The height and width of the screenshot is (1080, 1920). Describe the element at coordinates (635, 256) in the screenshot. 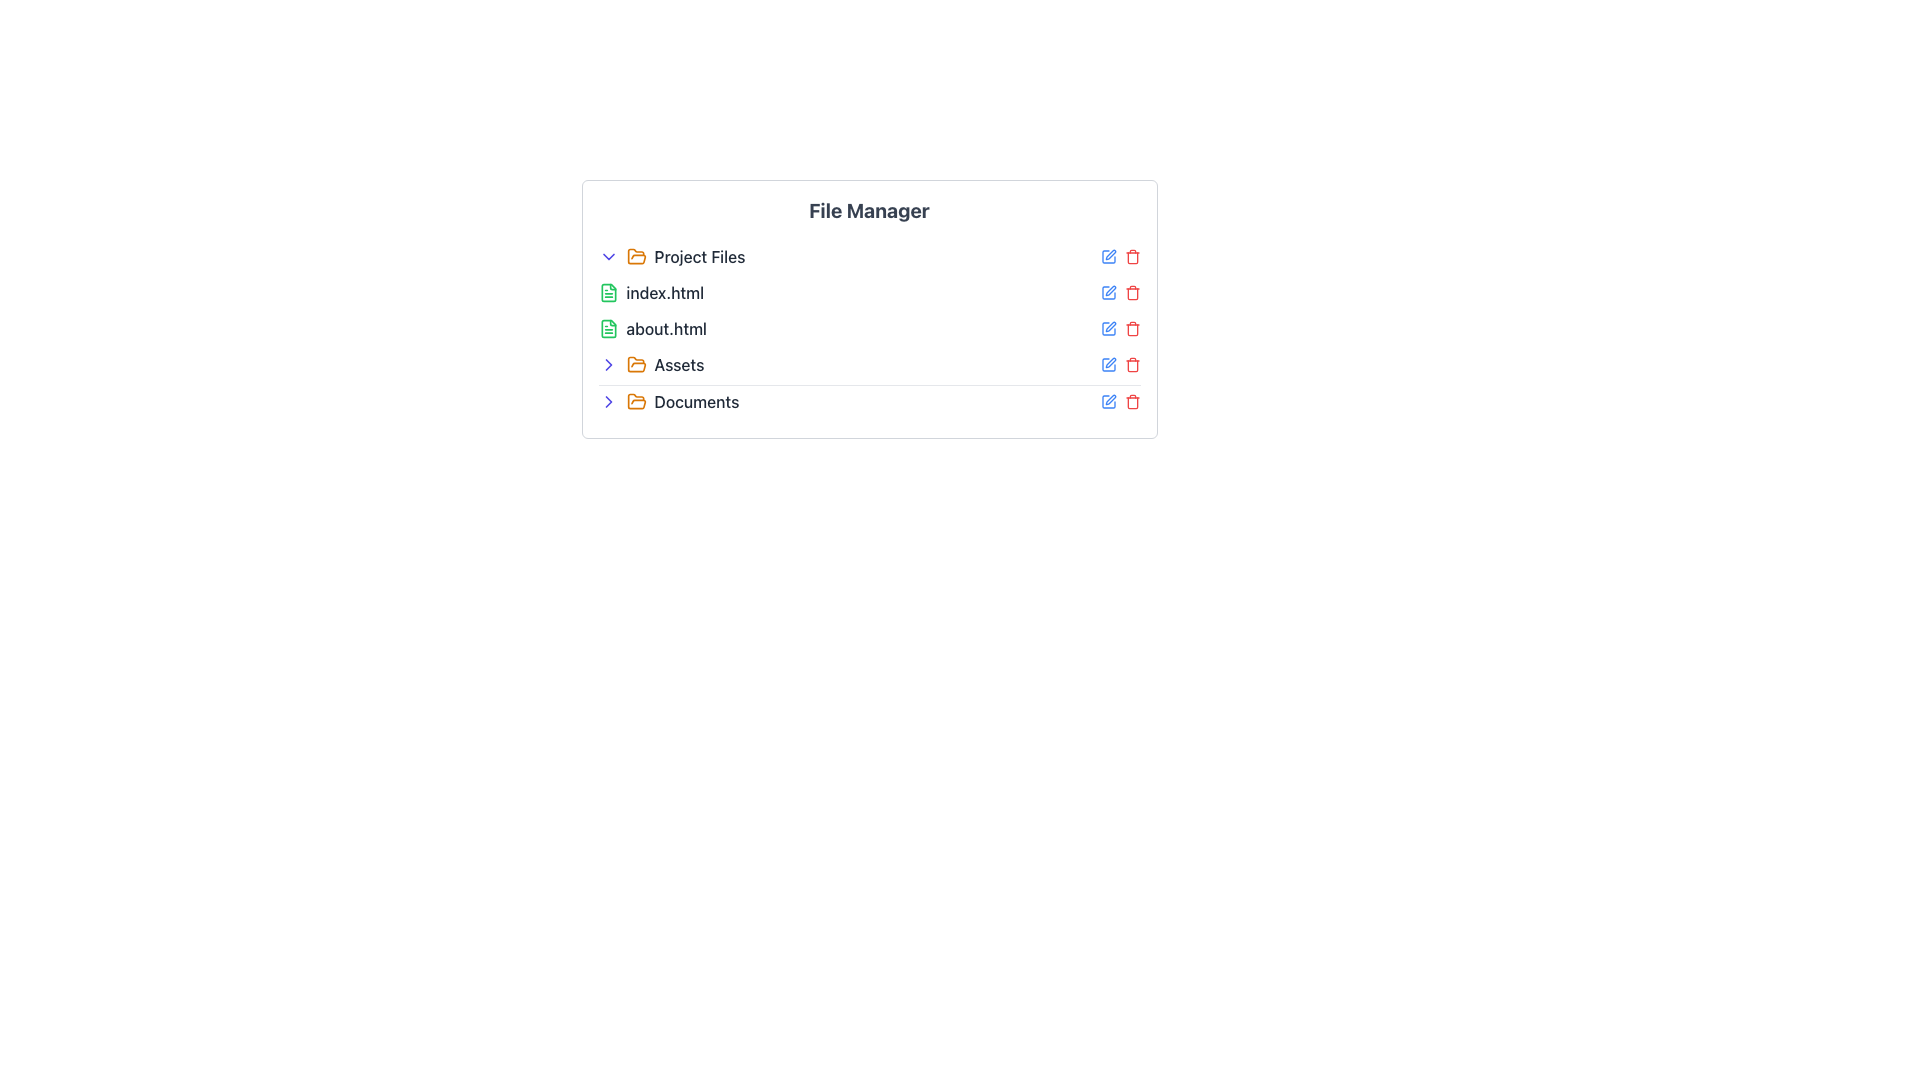

I see `the orange-colored folder icon located to the left of the 'Project Files' text` at that location.